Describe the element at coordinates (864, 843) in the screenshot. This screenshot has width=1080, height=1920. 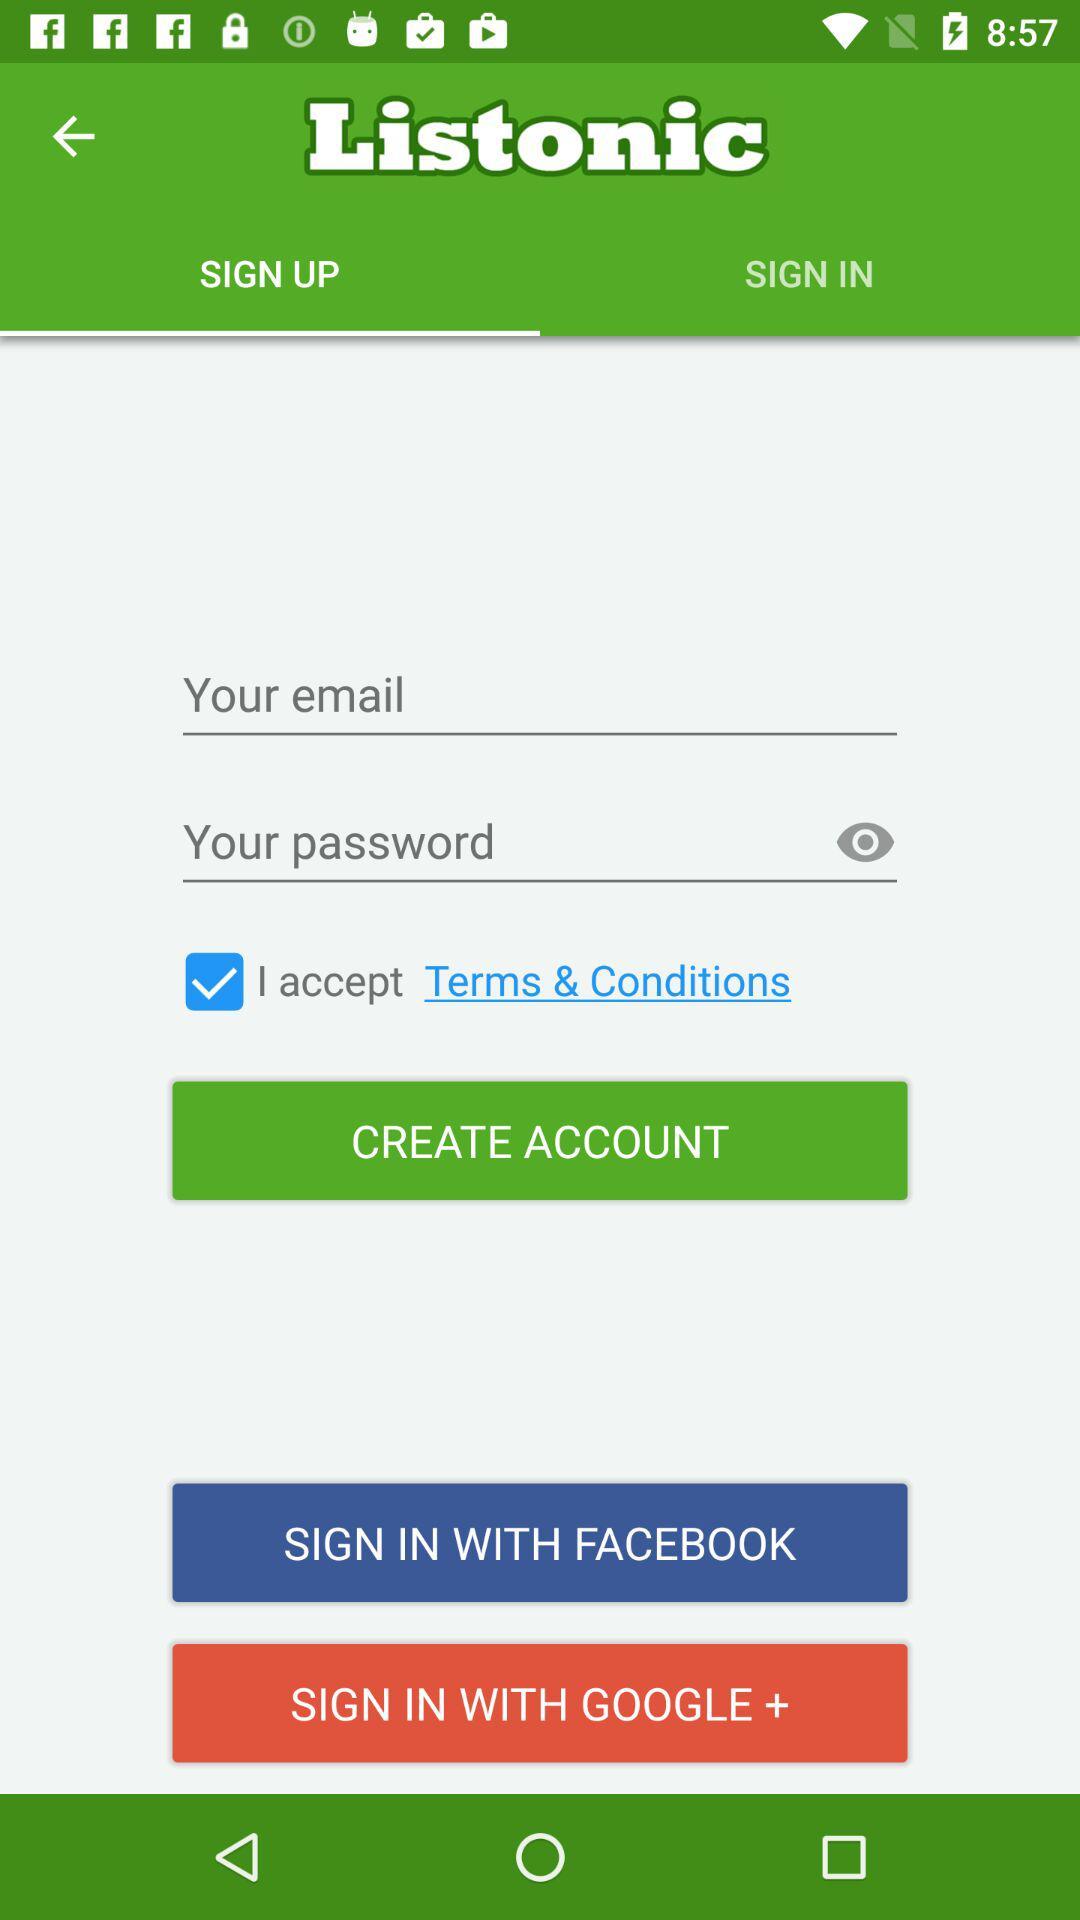
I see `item on the right` at that location.